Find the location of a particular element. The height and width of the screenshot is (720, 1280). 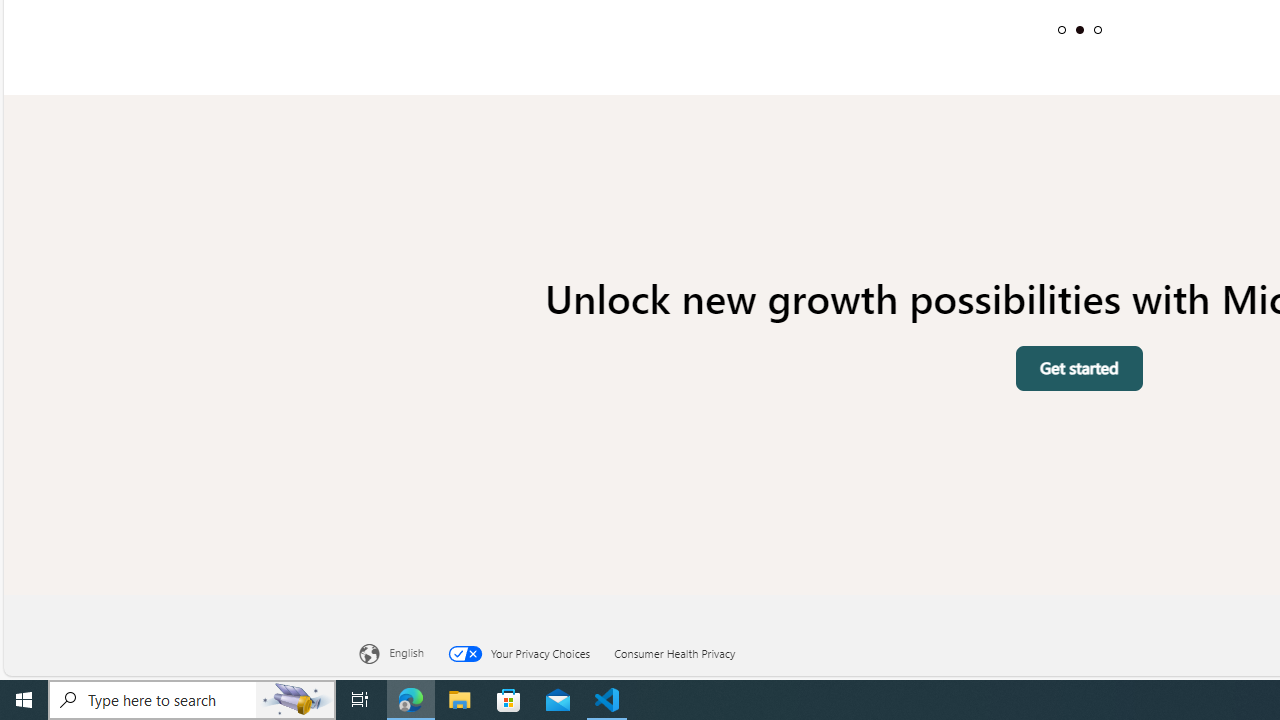

'Consumer Health Privacy' is located at coordinates (687, 651).